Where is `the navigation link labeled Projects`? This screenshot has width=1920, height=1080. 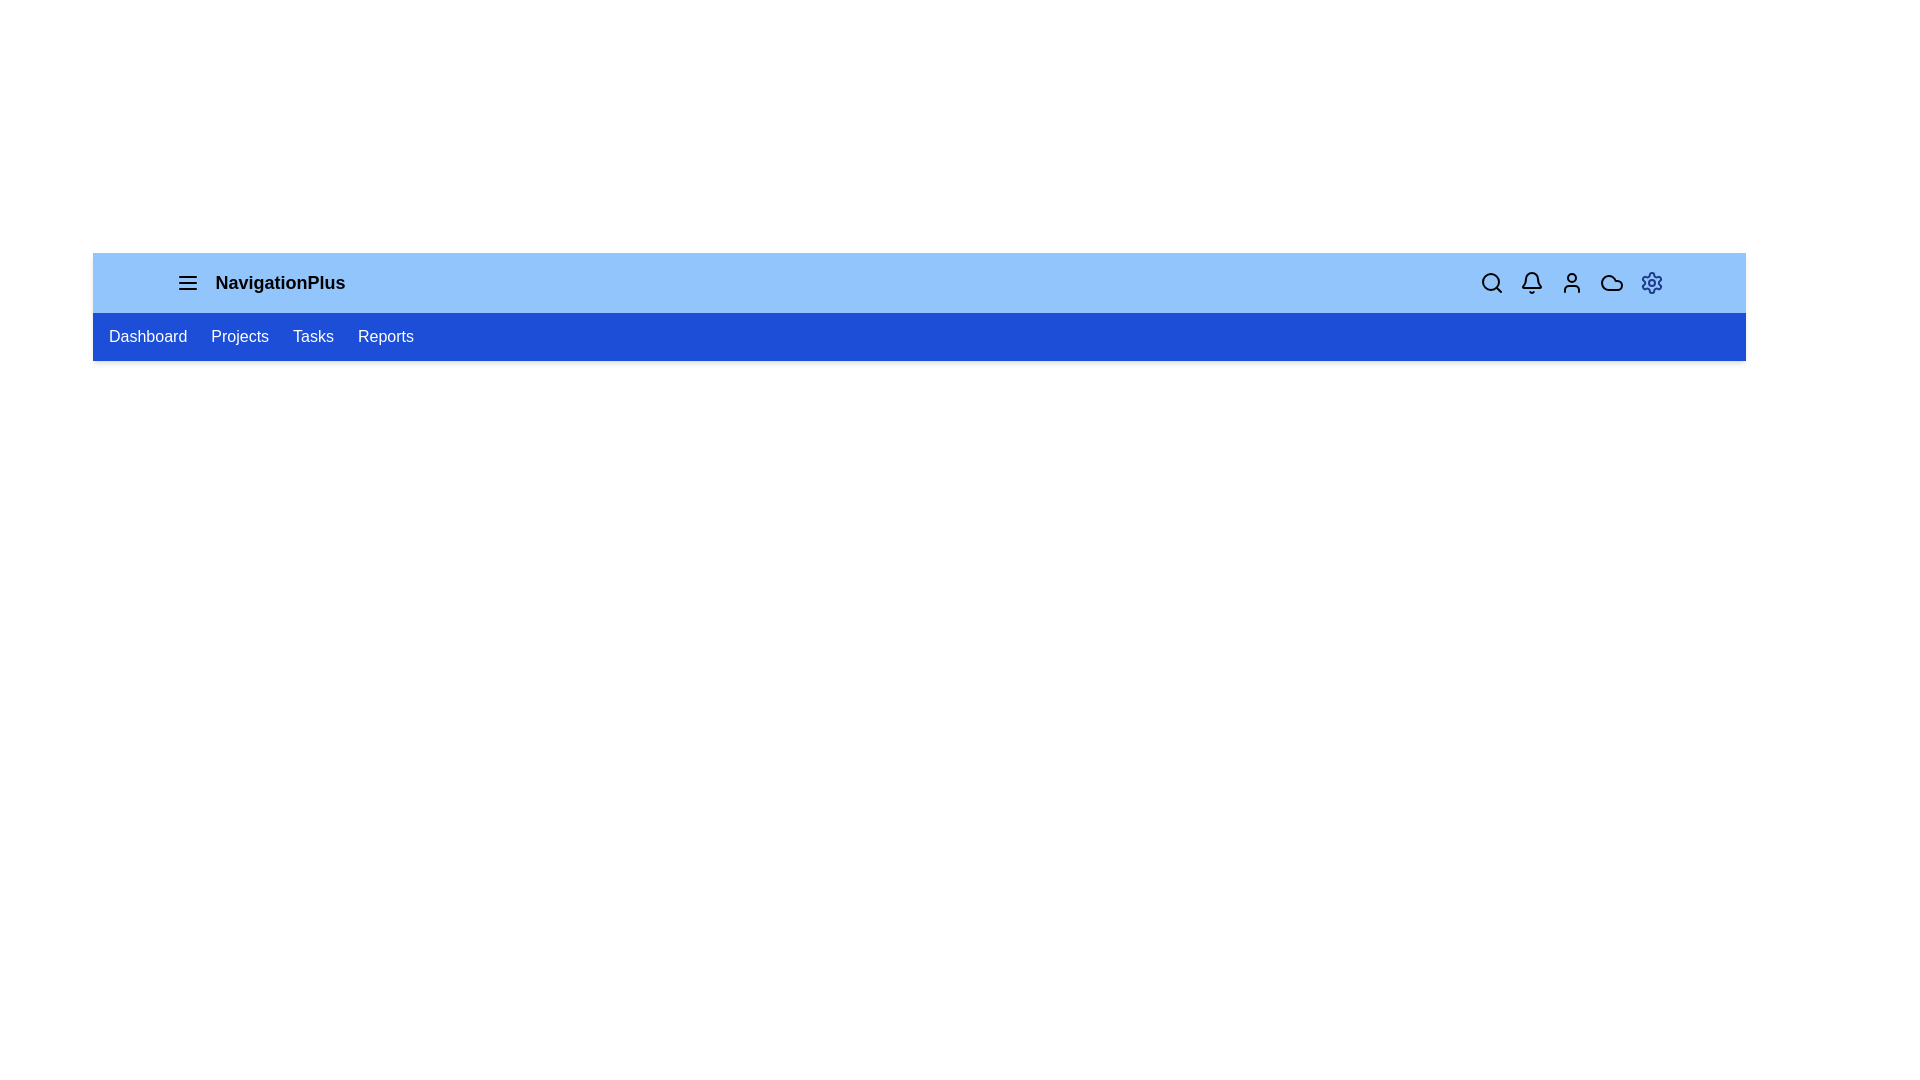
the navigation link labeled Projects is located at coordinates (240, 335).